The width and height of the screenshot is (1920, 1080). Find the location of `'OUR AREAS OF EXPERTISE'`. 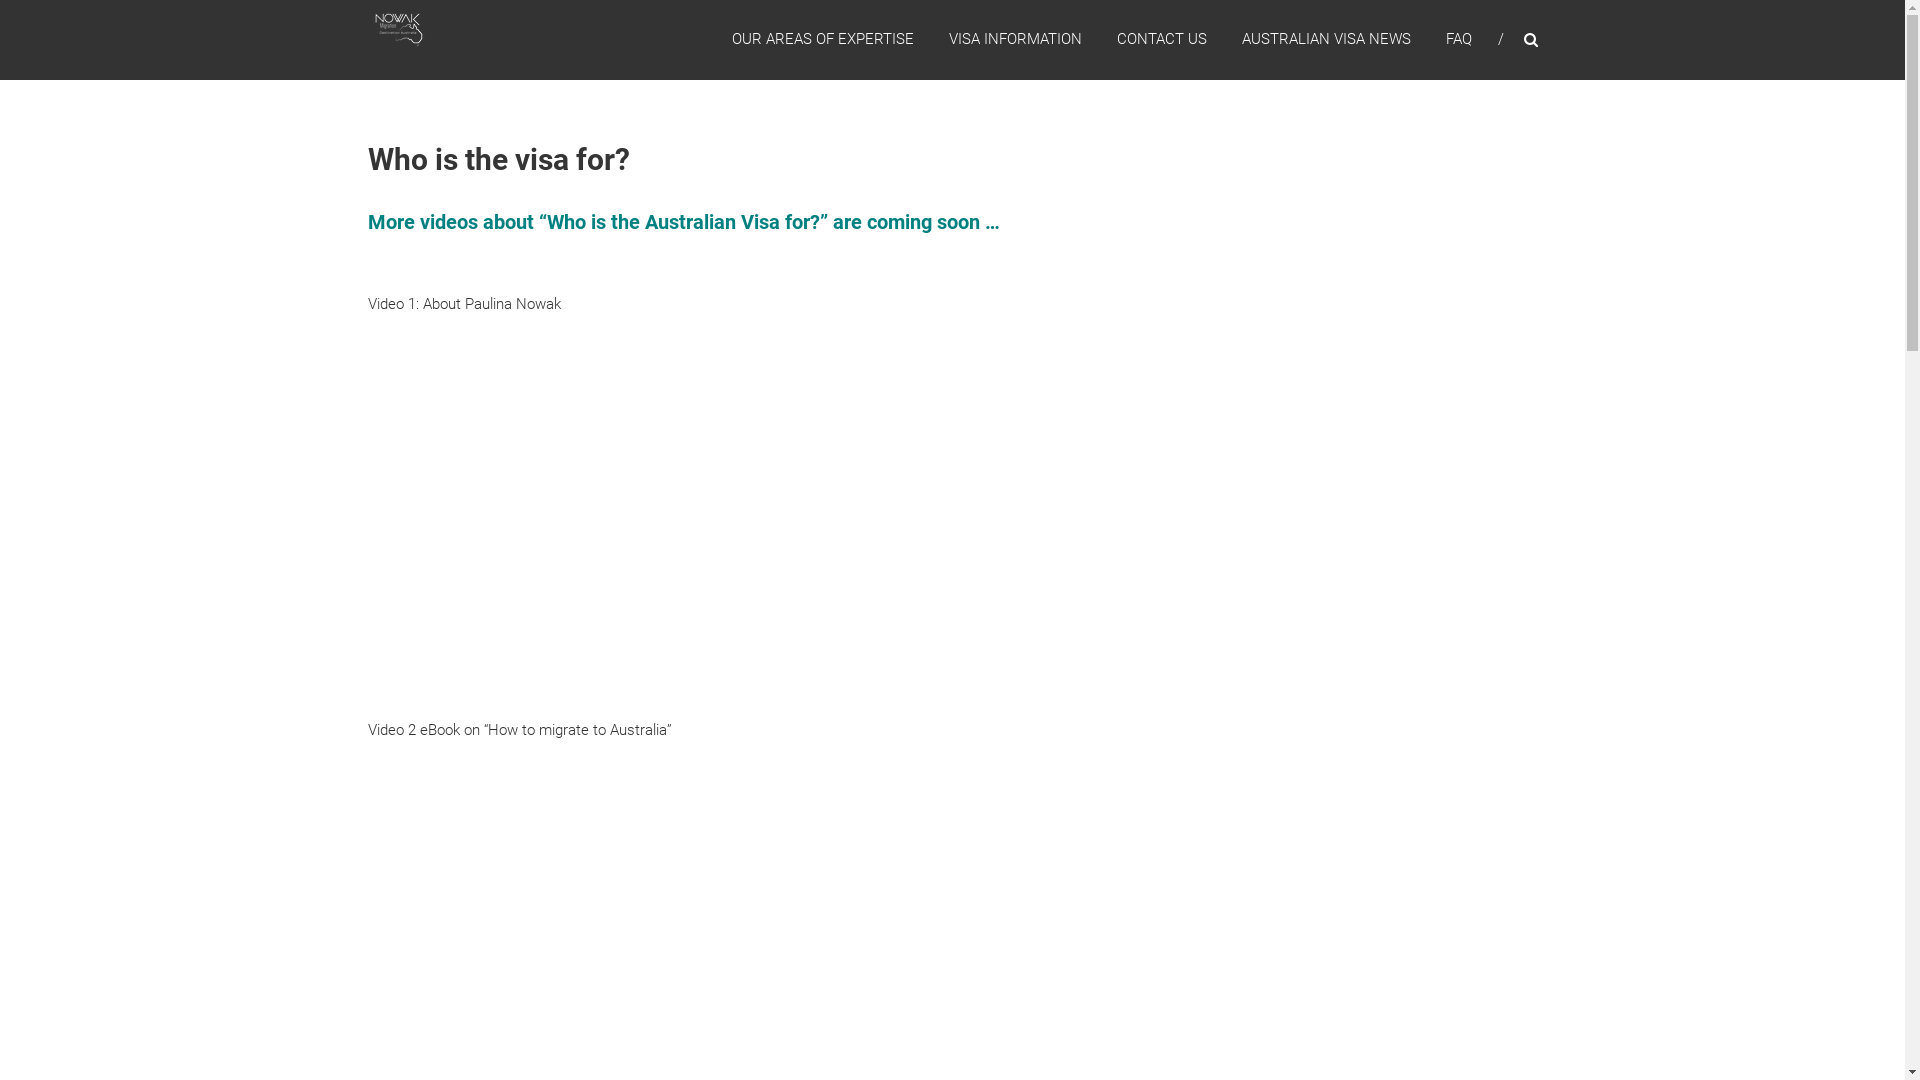

'OUR AREAS OF EXPERTISE' is located at coordinates (822, 38).